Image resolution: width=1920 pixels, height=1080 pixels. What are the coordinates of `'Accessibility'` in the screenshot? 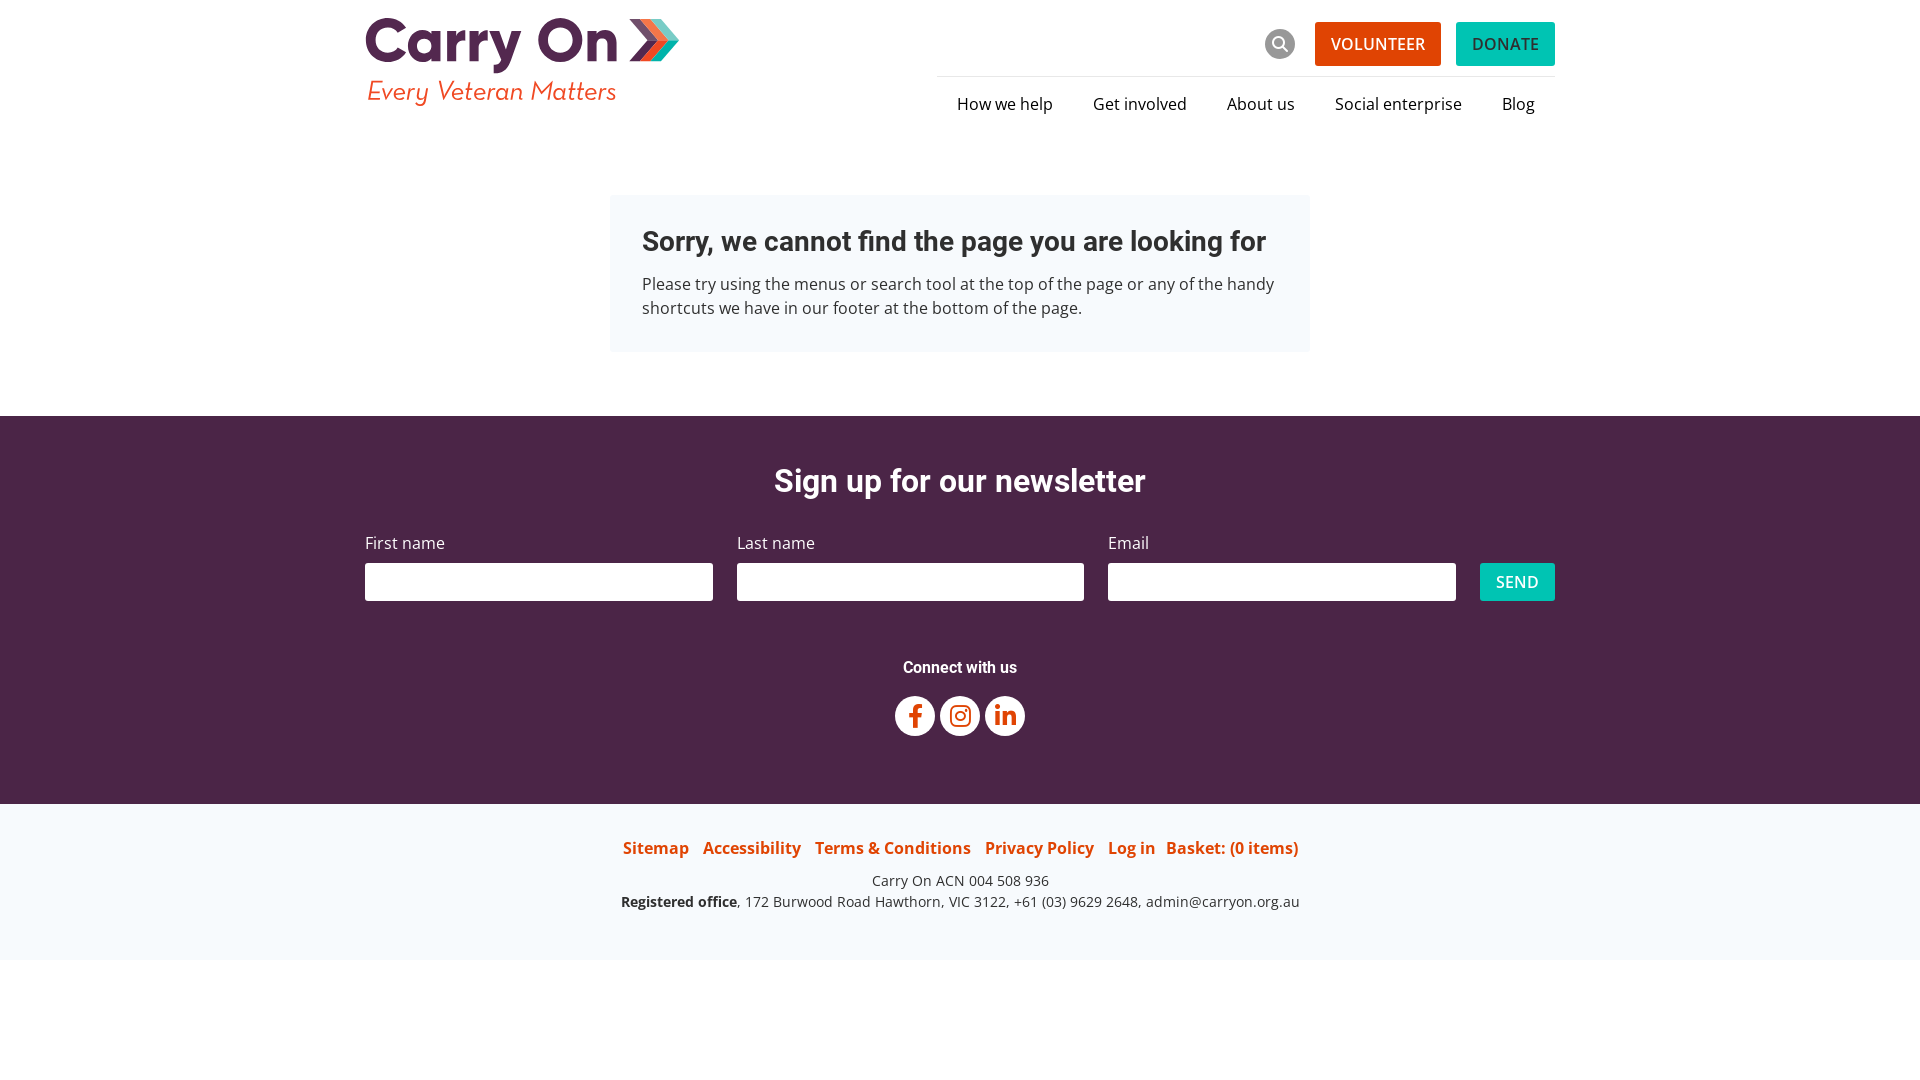 It's located at (701, 848).